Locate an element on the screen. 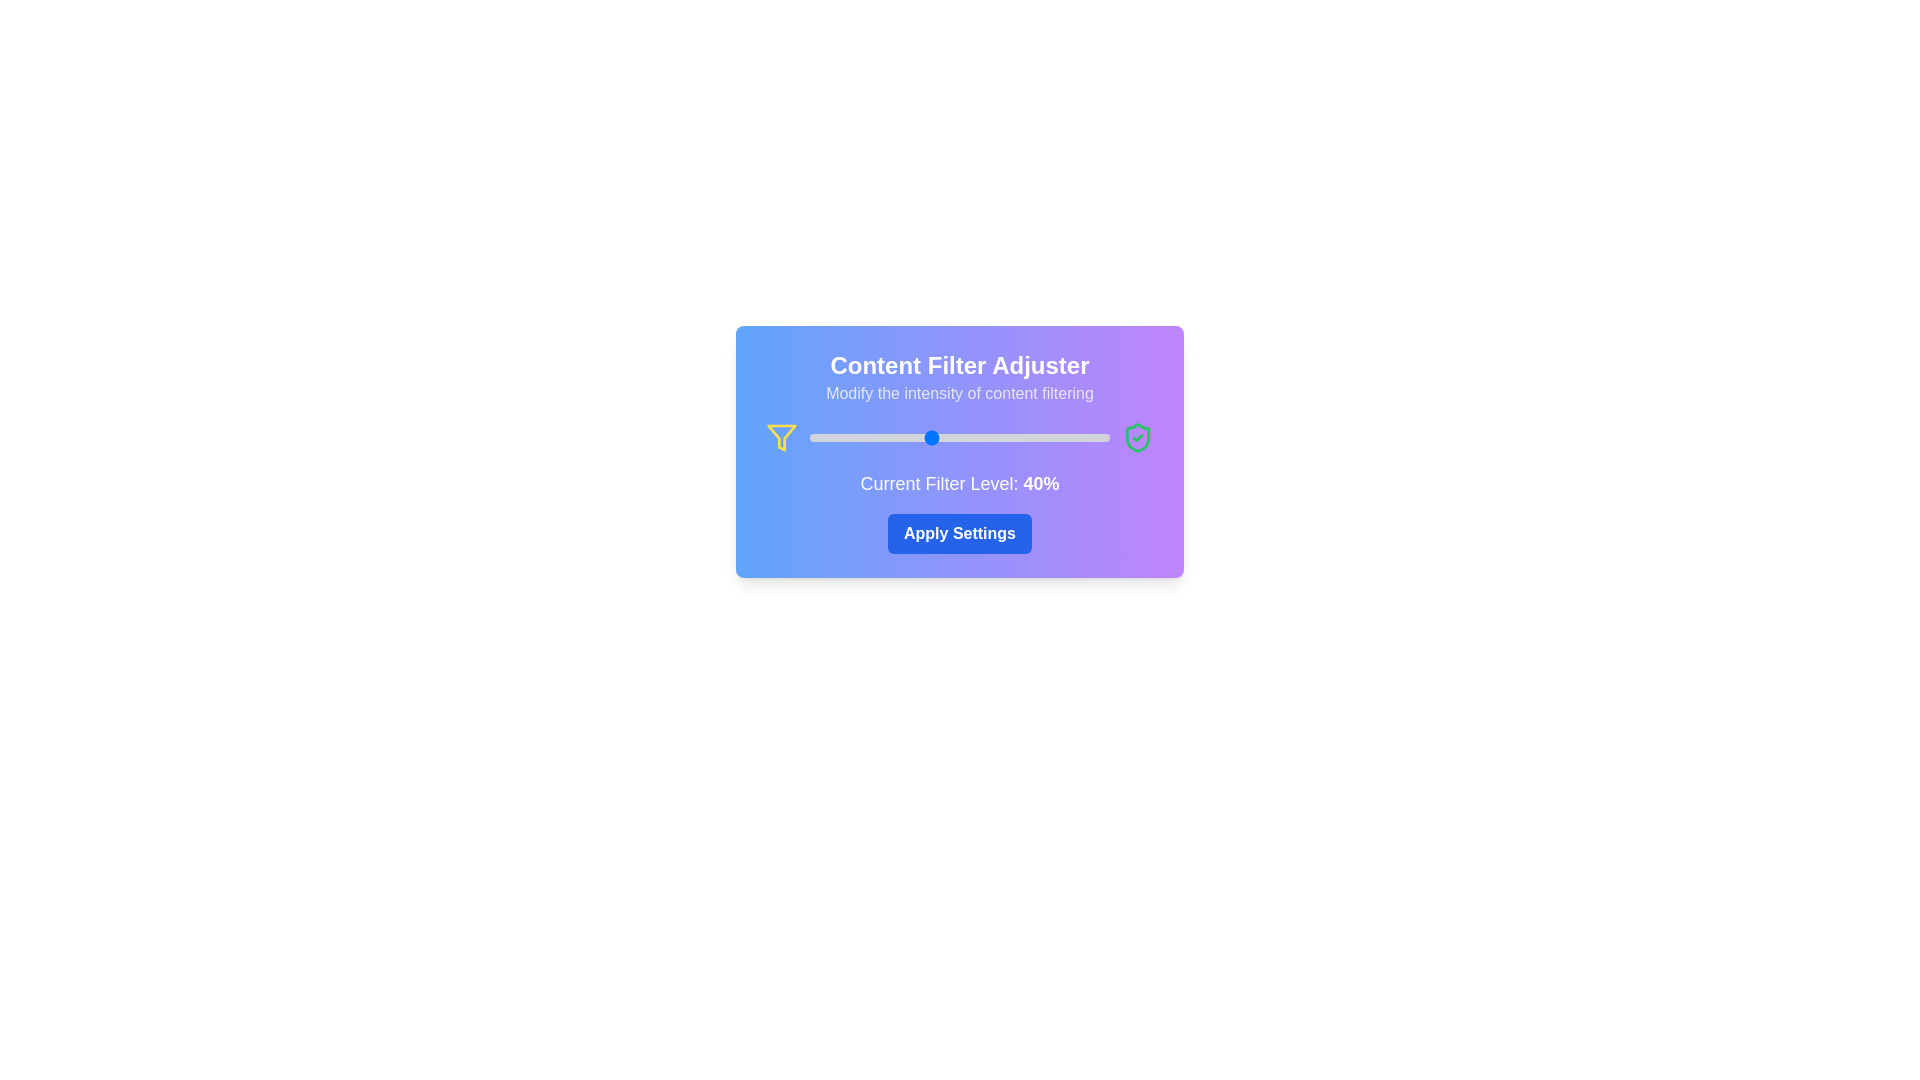 The width and height of the screenshot is (1920, 1080). the content filter level to 13% by dragging the slider is located at coordinates (849, 437).